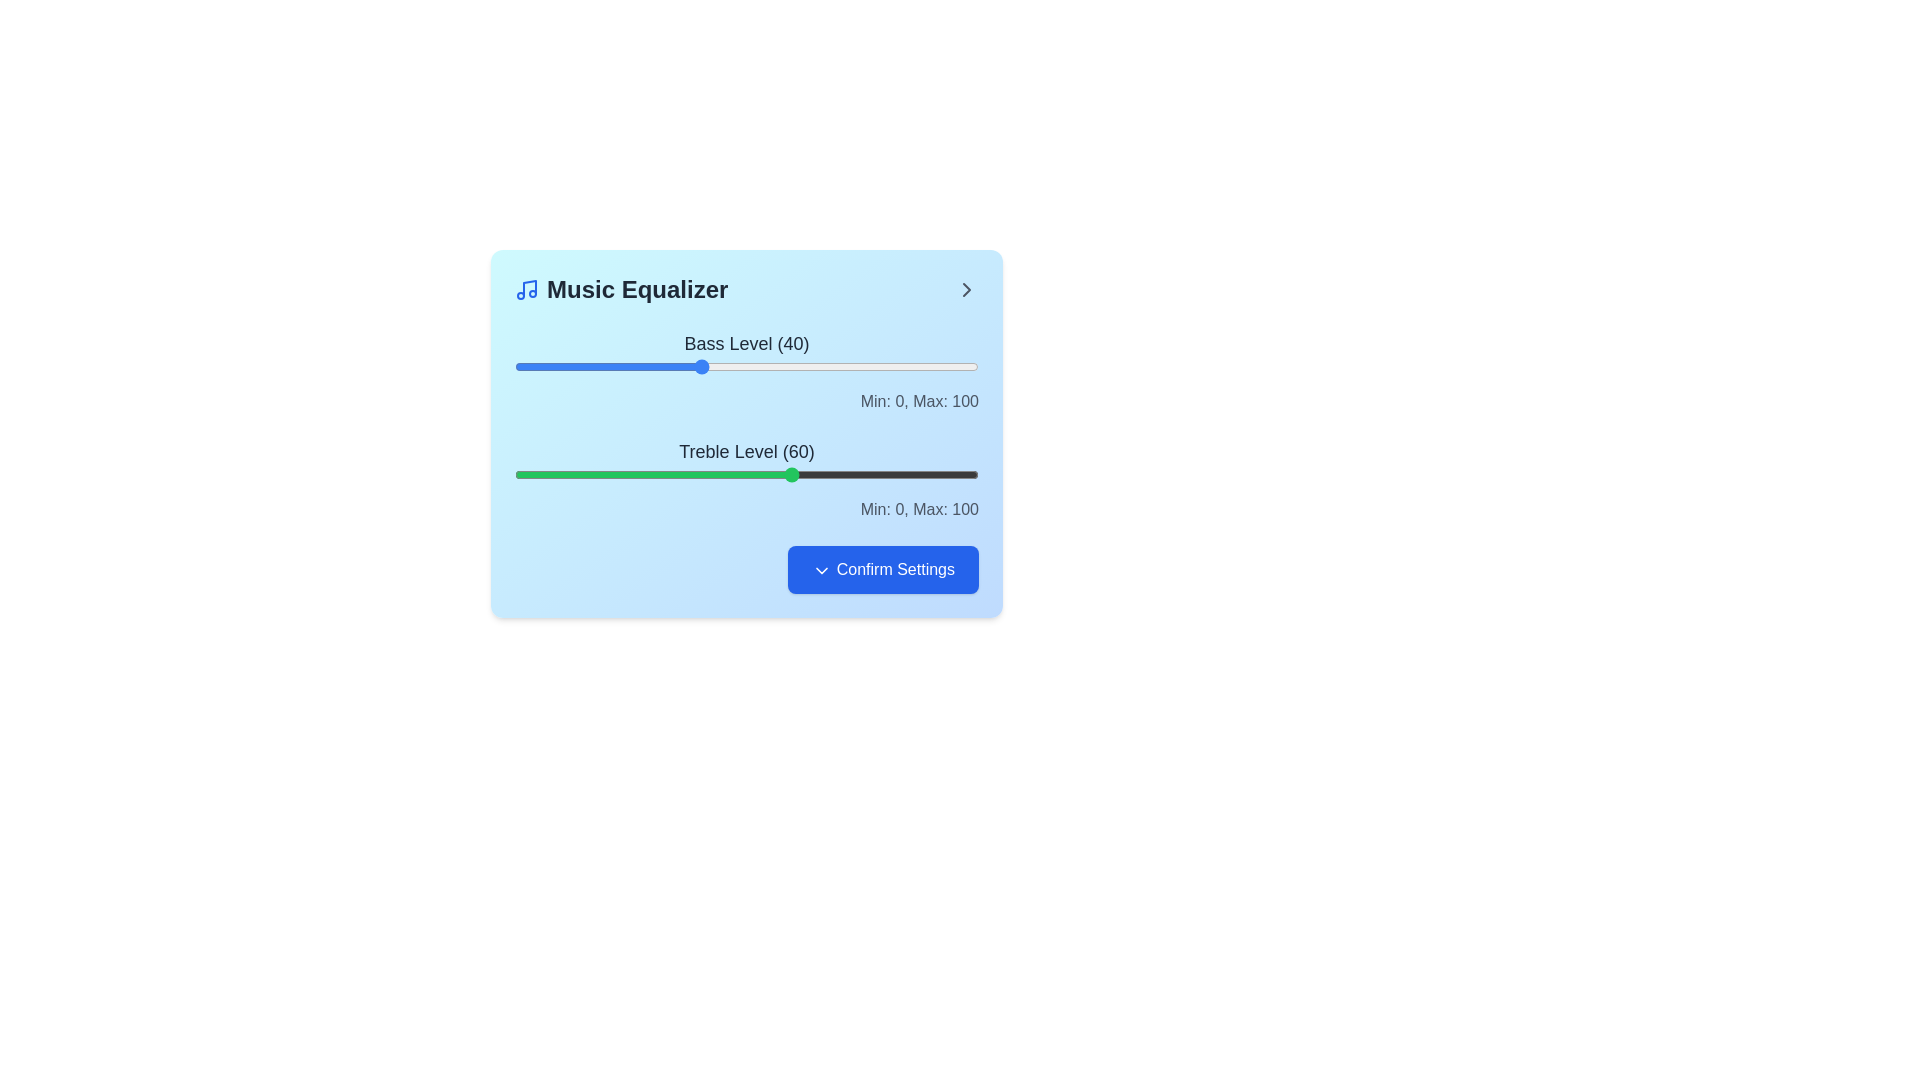  I want to click on the static text label that describes the purpose and current value (60) of the range slider located just below it, so click(746, 451).